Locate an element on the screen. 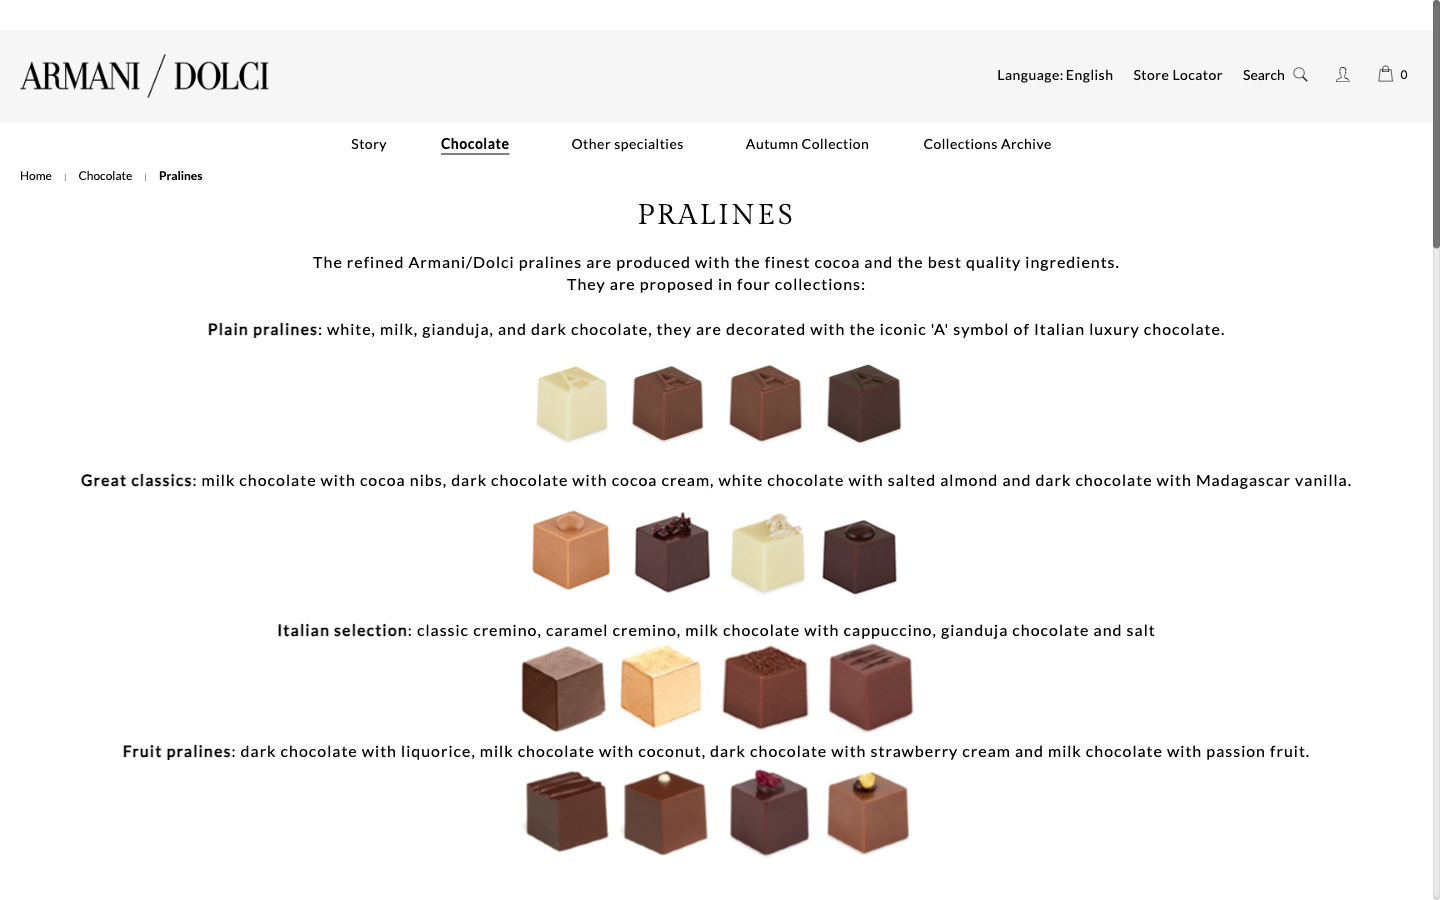 The image size is (1440, 900). the Armani/dolci homepage by selecting the home option located beneath the logo on the left-hand side is located at coordinates (35, 175).